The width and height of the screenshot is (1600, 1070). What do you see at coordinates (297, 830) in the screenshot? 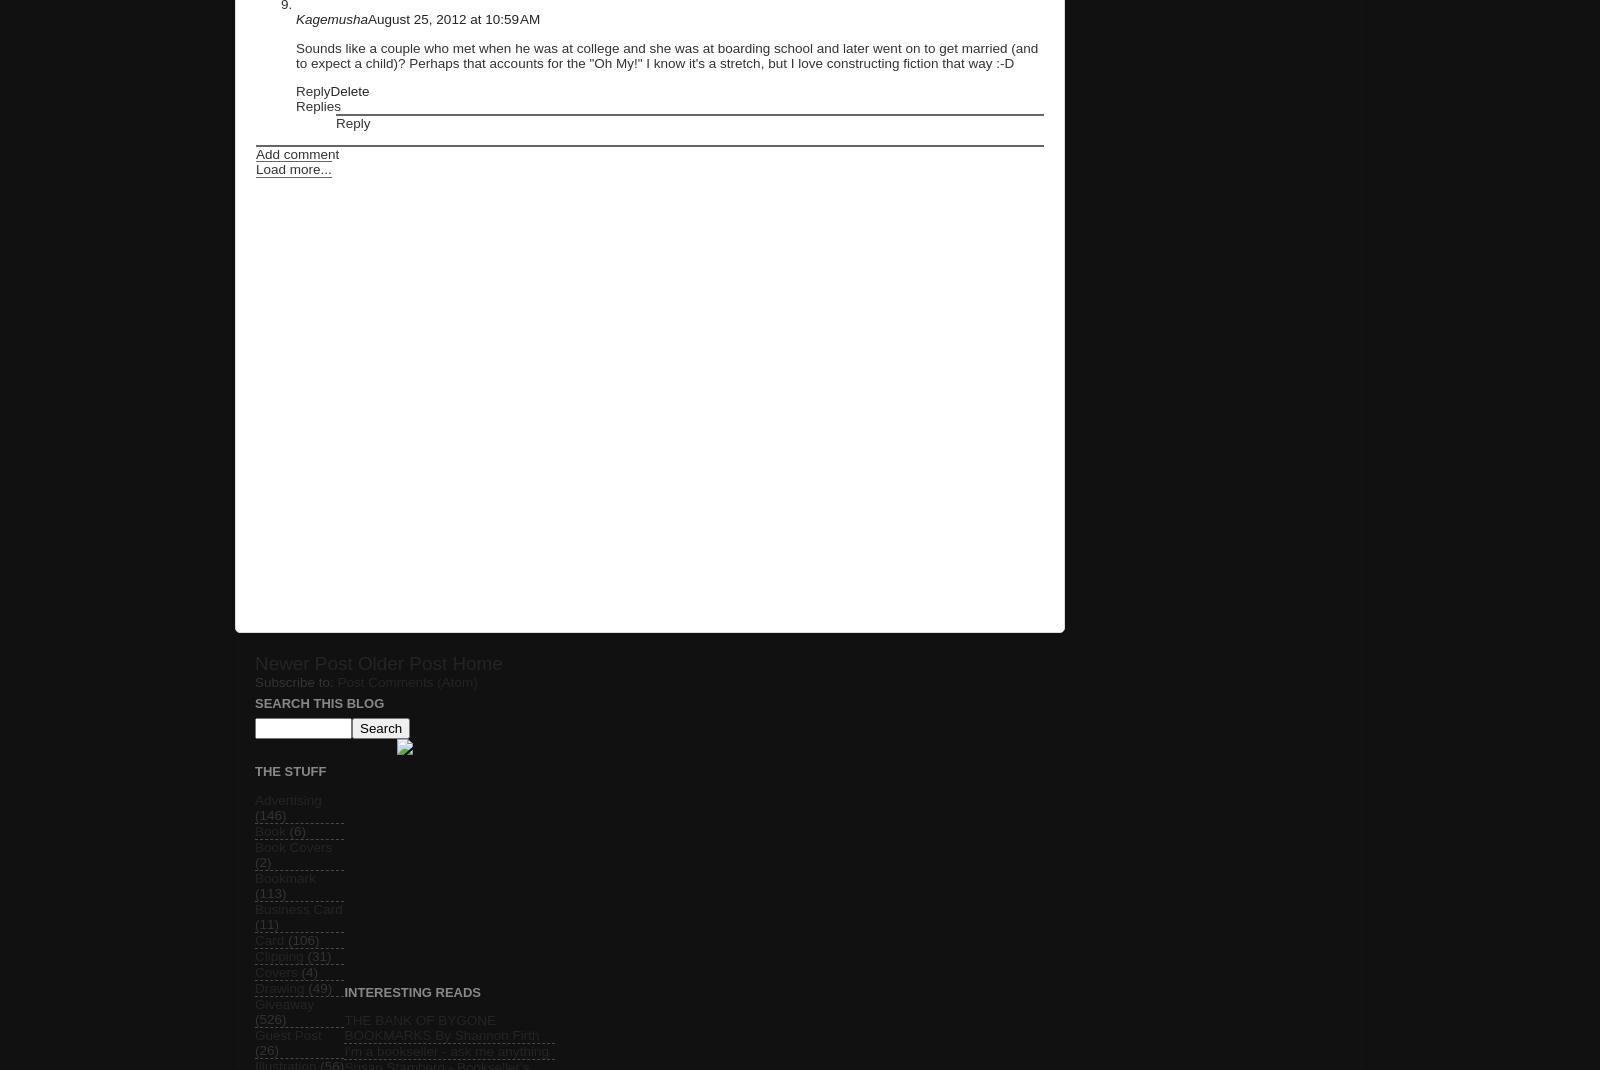
I see `'(6)'` at bounding box center [297, 830].